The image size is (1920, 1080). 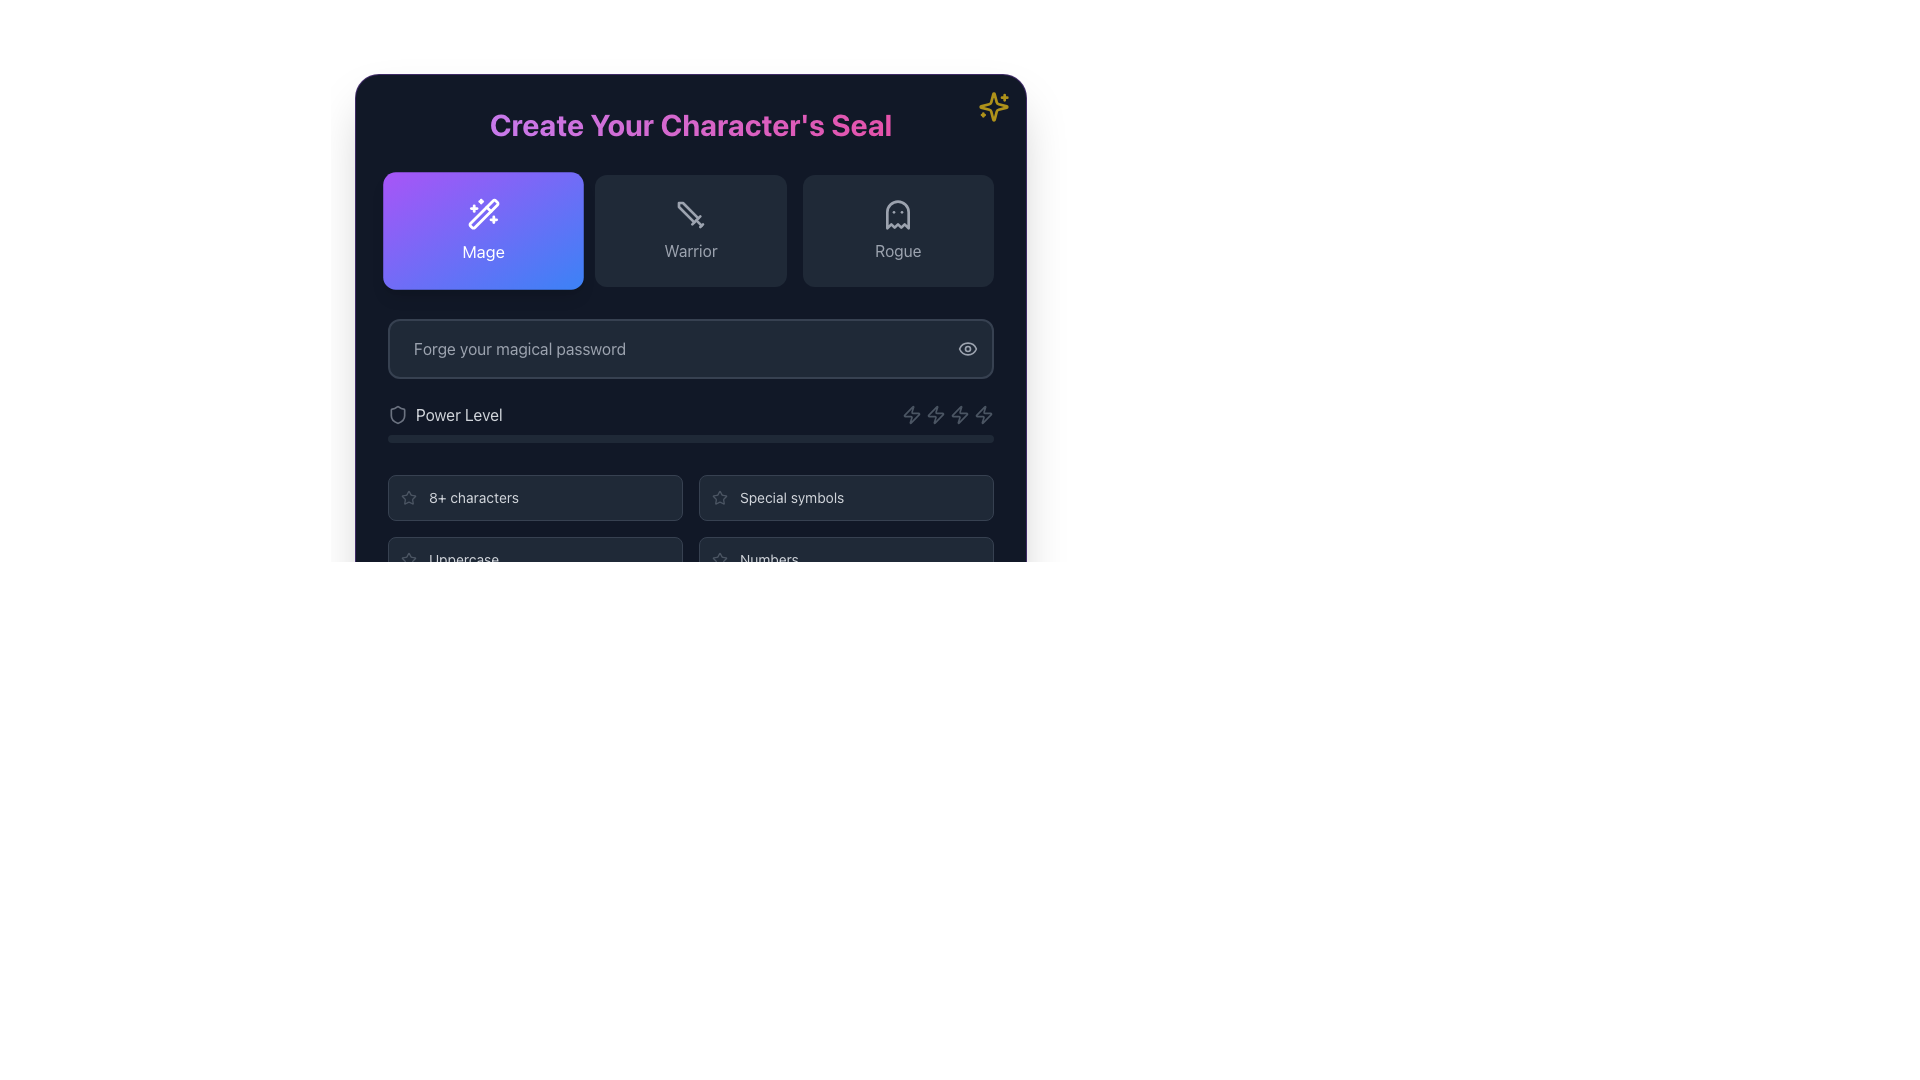 I want to click on the small star-shaped icon with a grayish stroke located in the upper-right corner of the interface, near the label 'Create Your Character's Seal', so click(x=720, y=496).